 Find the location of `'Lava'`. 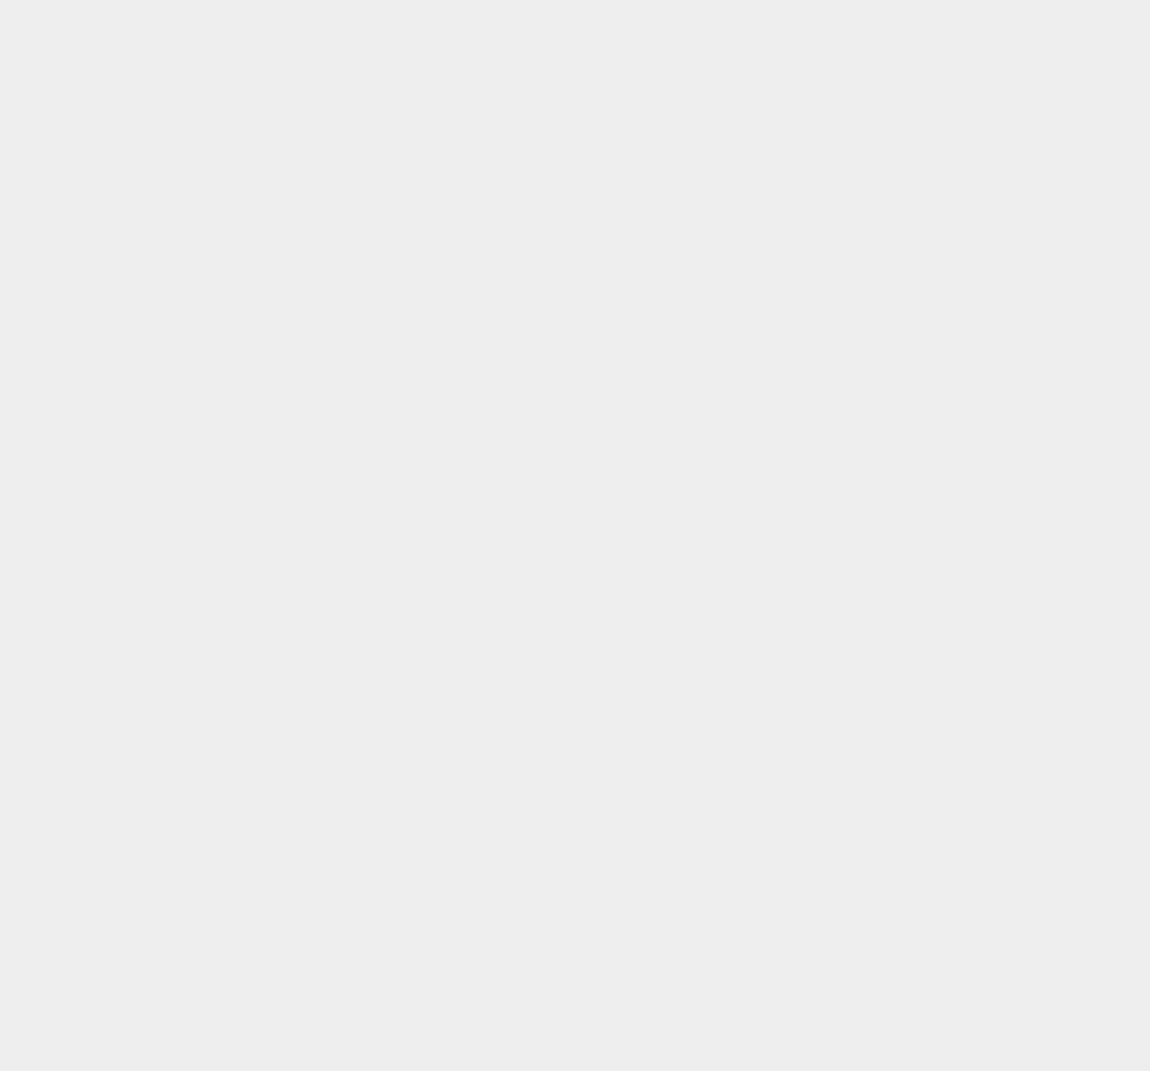

'Lava' is located at coordinates (827, 1043).